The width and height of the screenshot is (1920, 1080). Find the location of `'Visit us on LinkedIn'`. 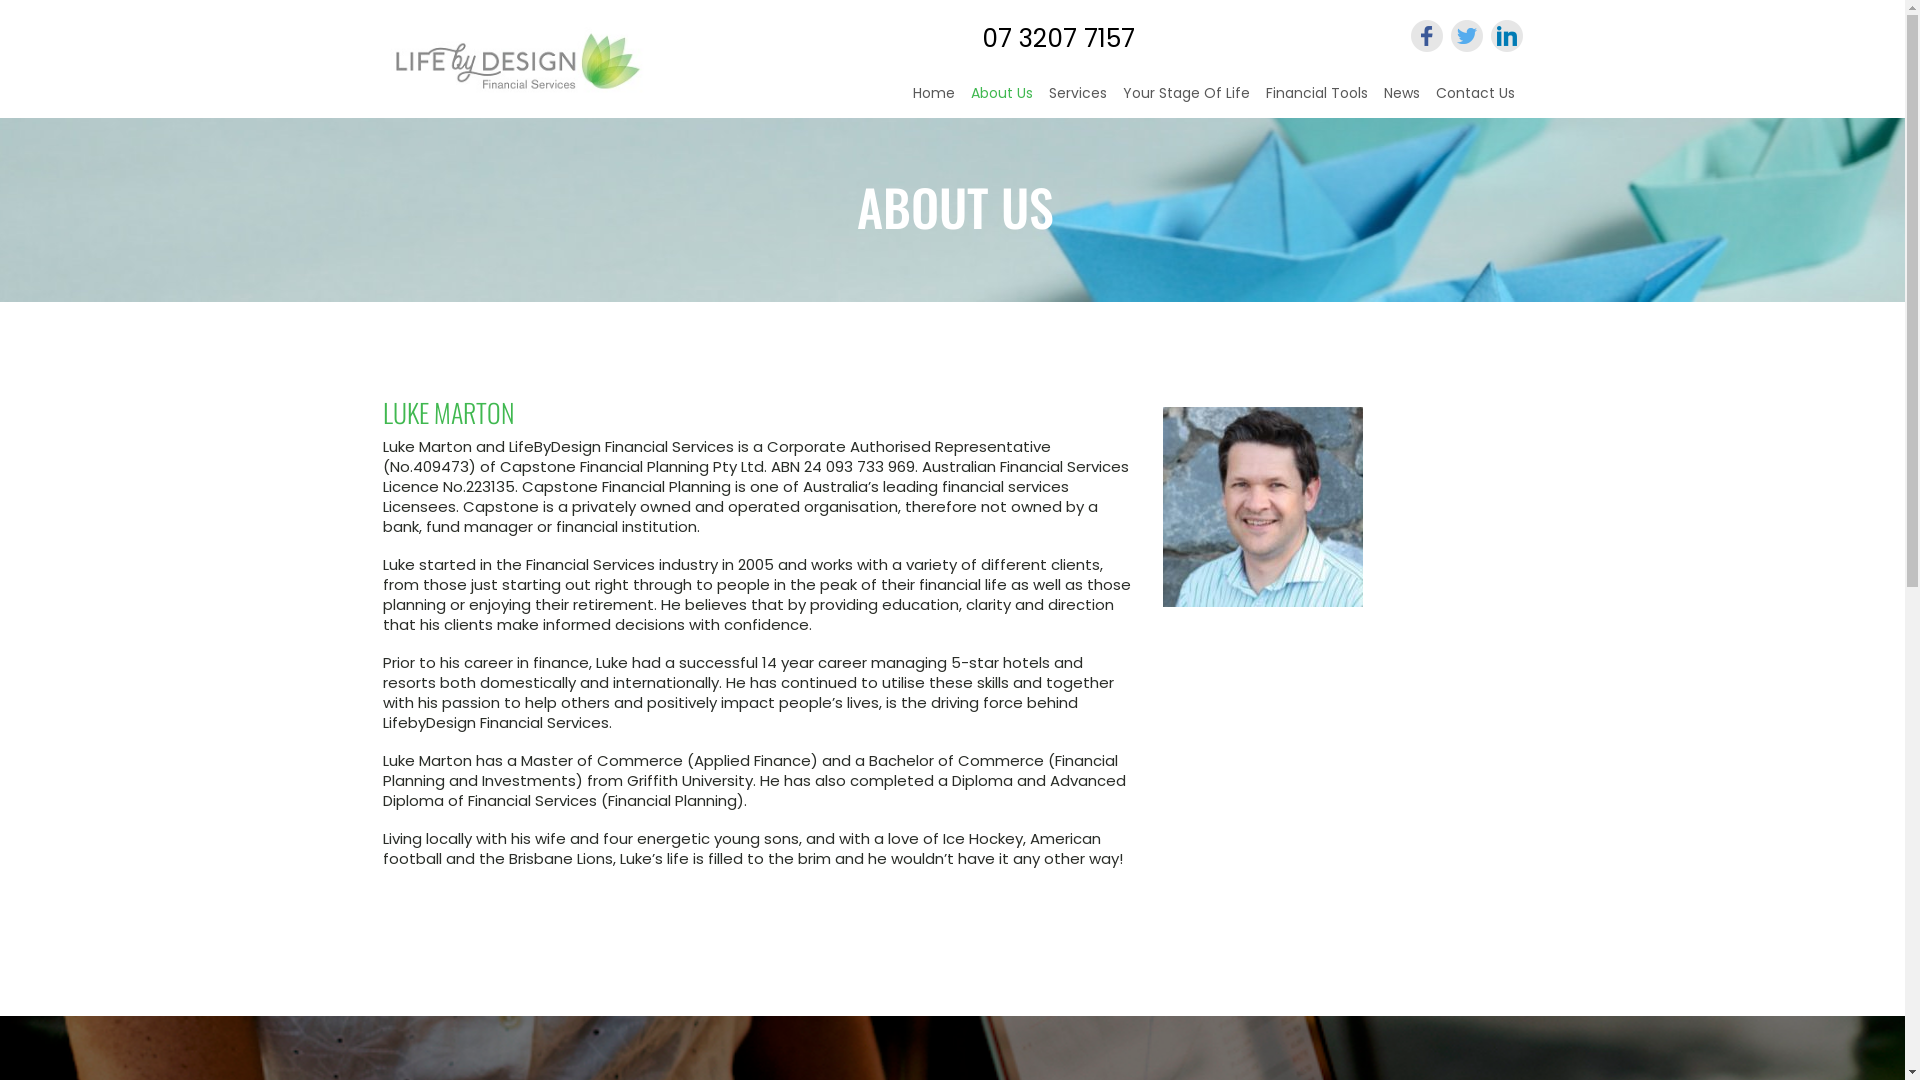

'Visit us on LinkedIn' is located at coordinates (1506, 35).